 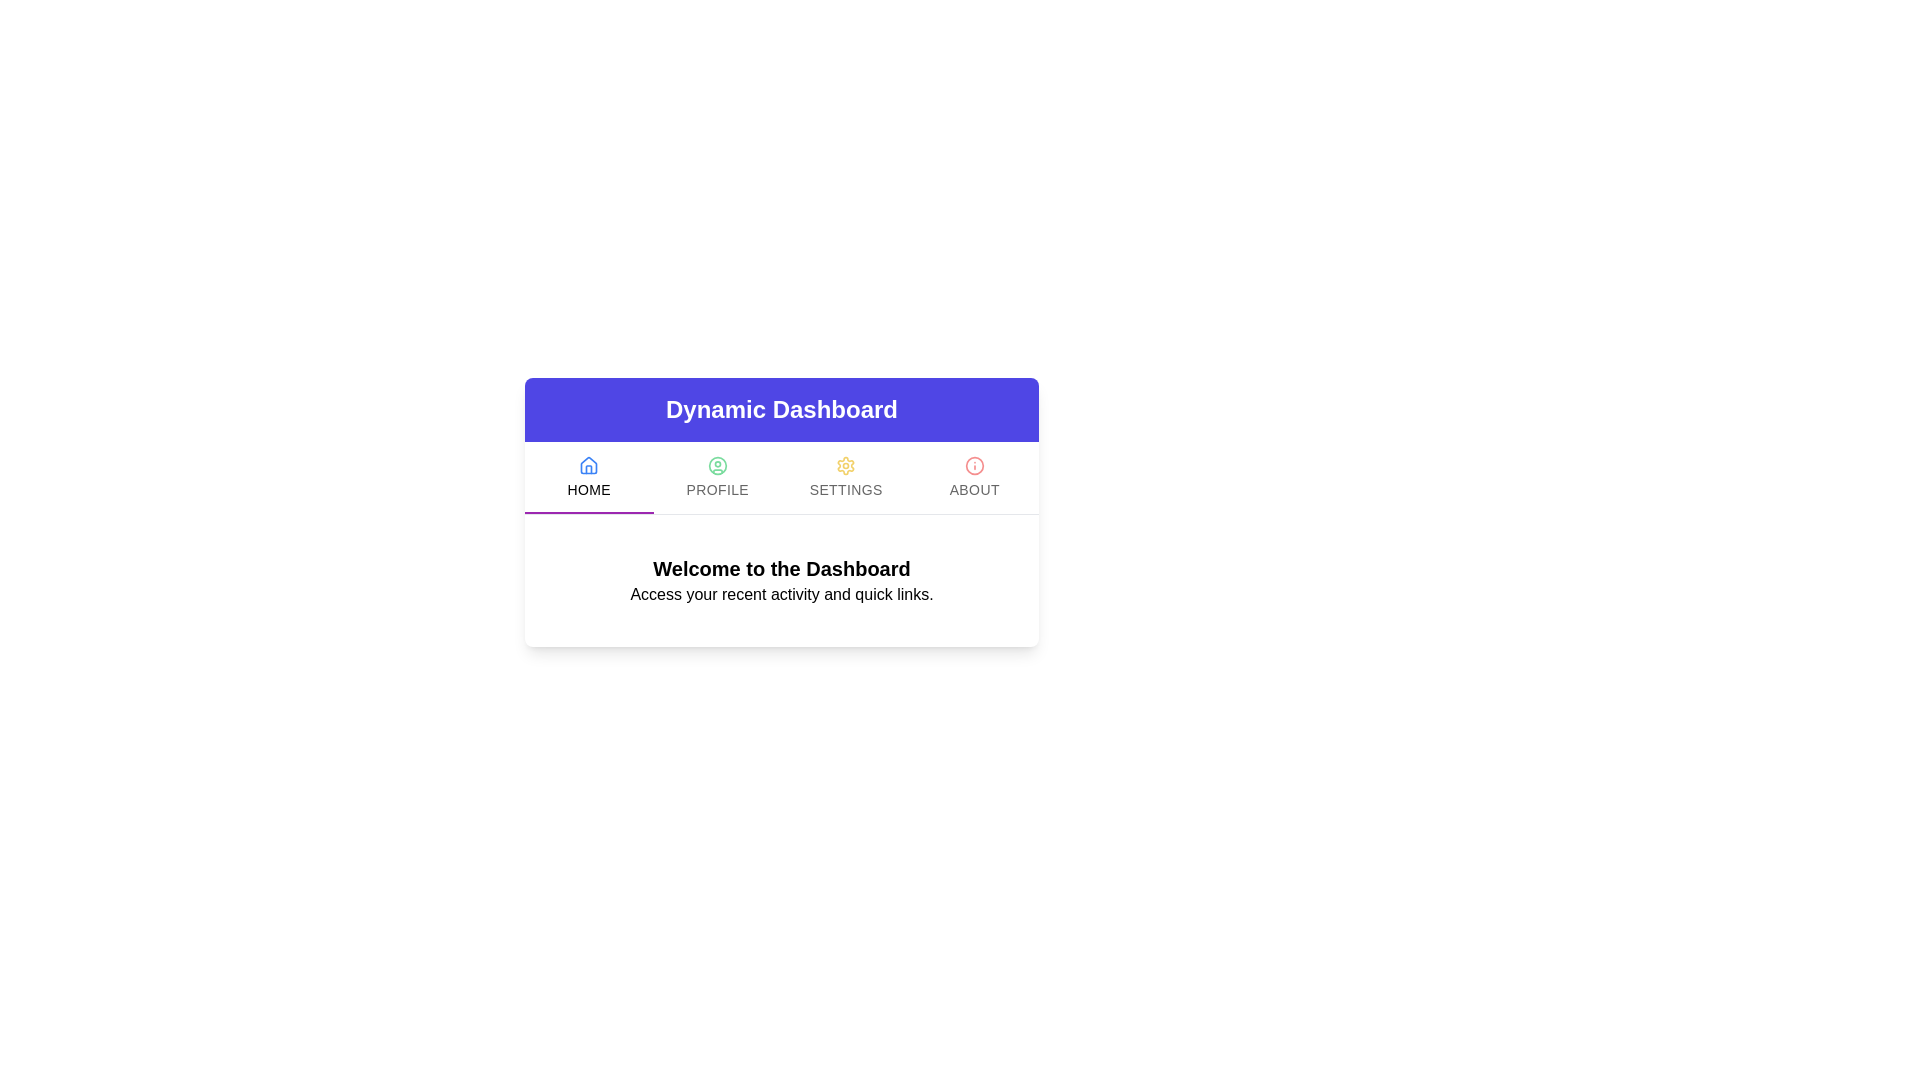 What do you see at coordinates (588, 478) in the screenshot?
I see `the 'Home' button, which is the first tab in a tab bar below a purple header` at bounding box center [588, 478].